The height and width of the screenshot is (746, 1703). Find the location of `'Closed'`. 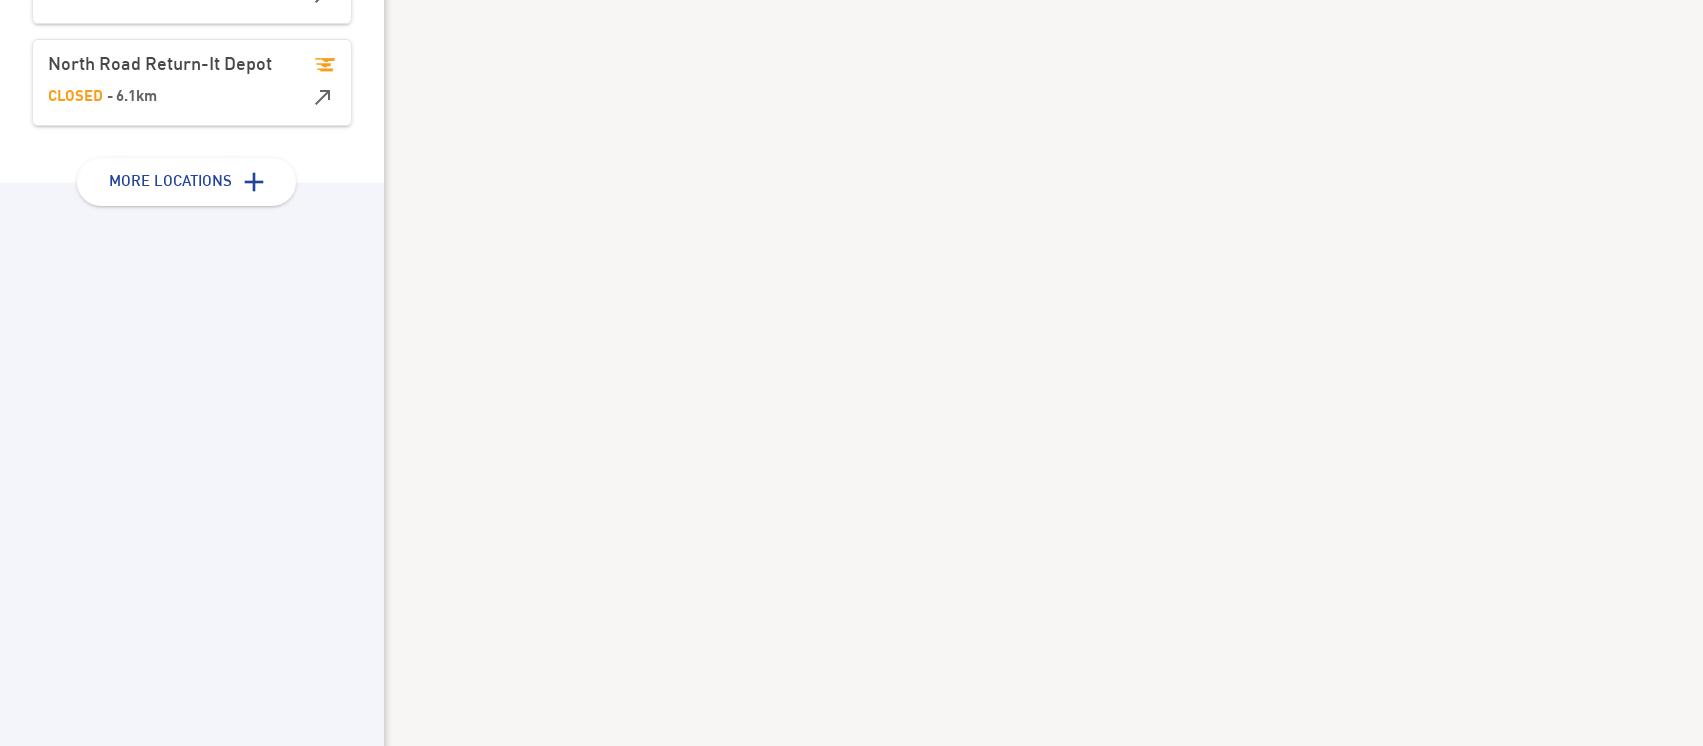

'Closed' is located at coordinates (75, 97).